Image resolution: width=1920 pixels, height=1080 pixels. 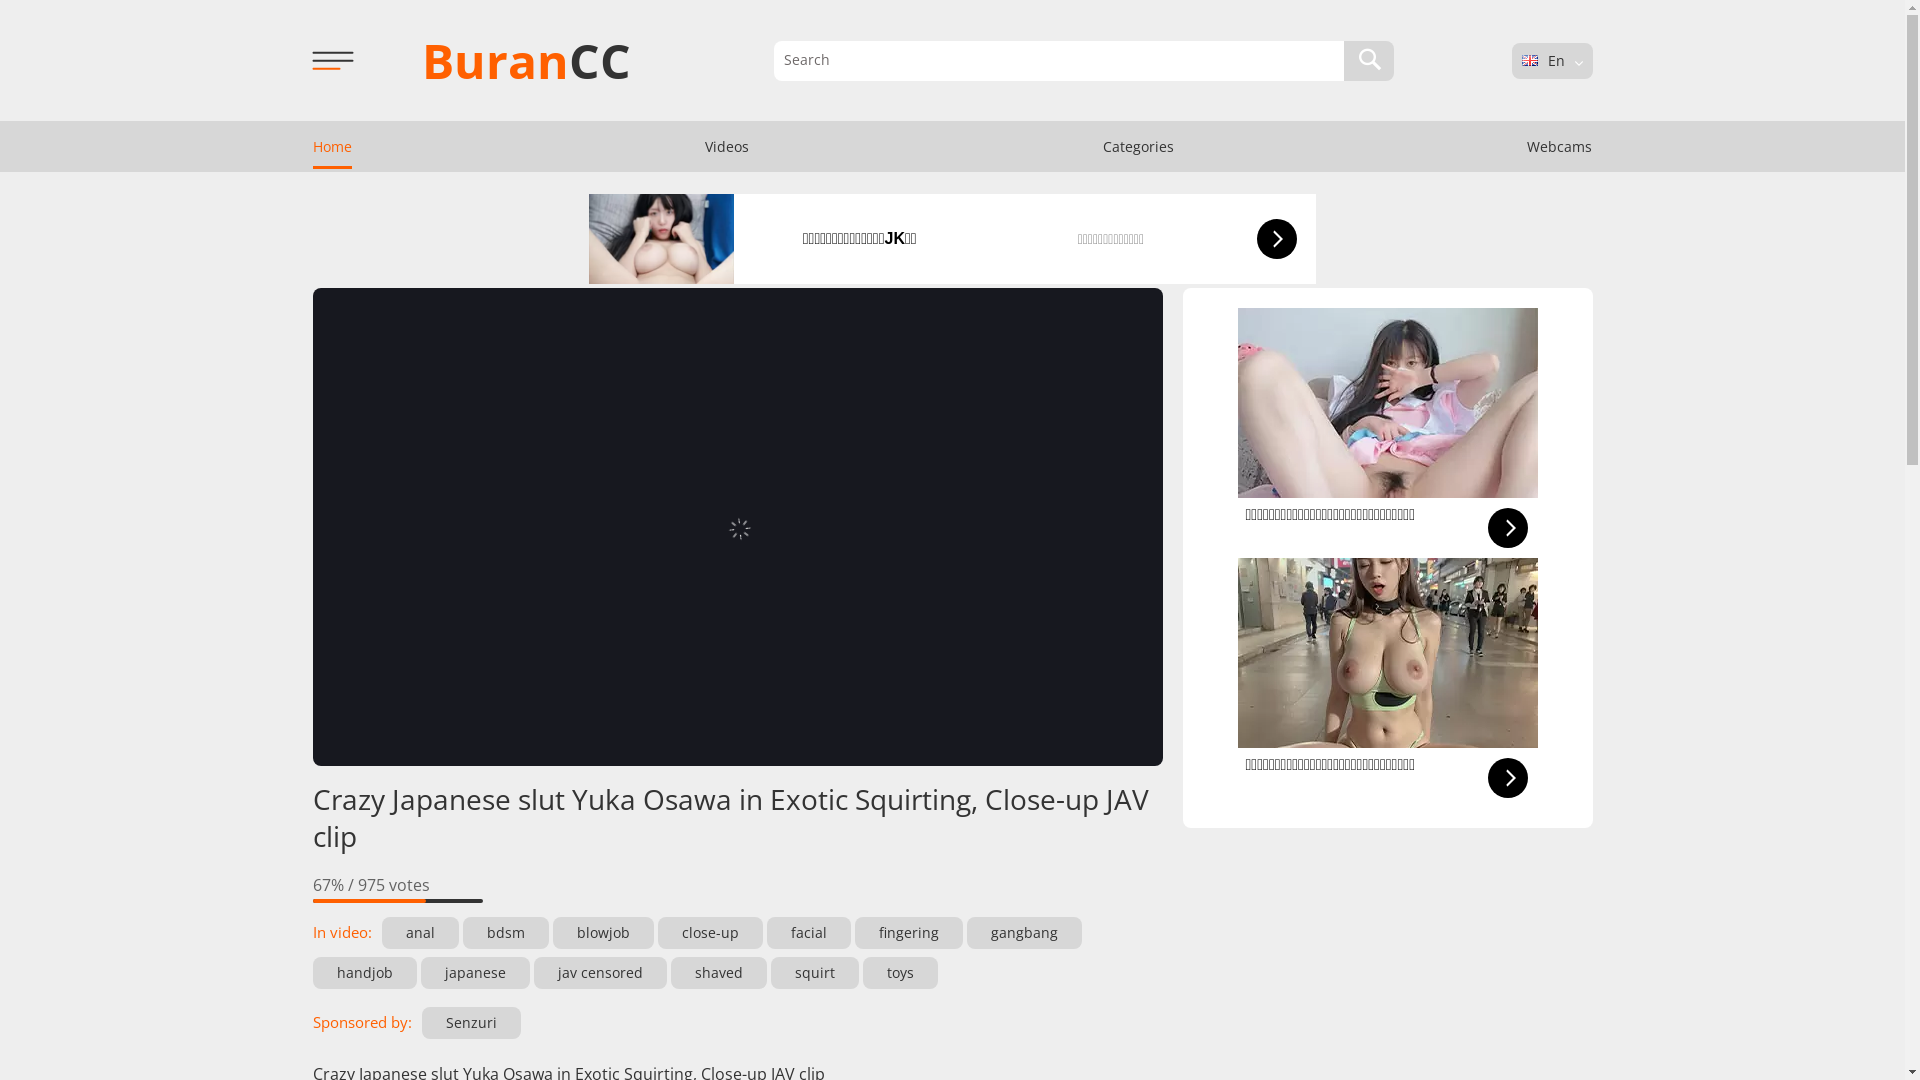 I want to click on 'close-up', so click(x=710, y=933).